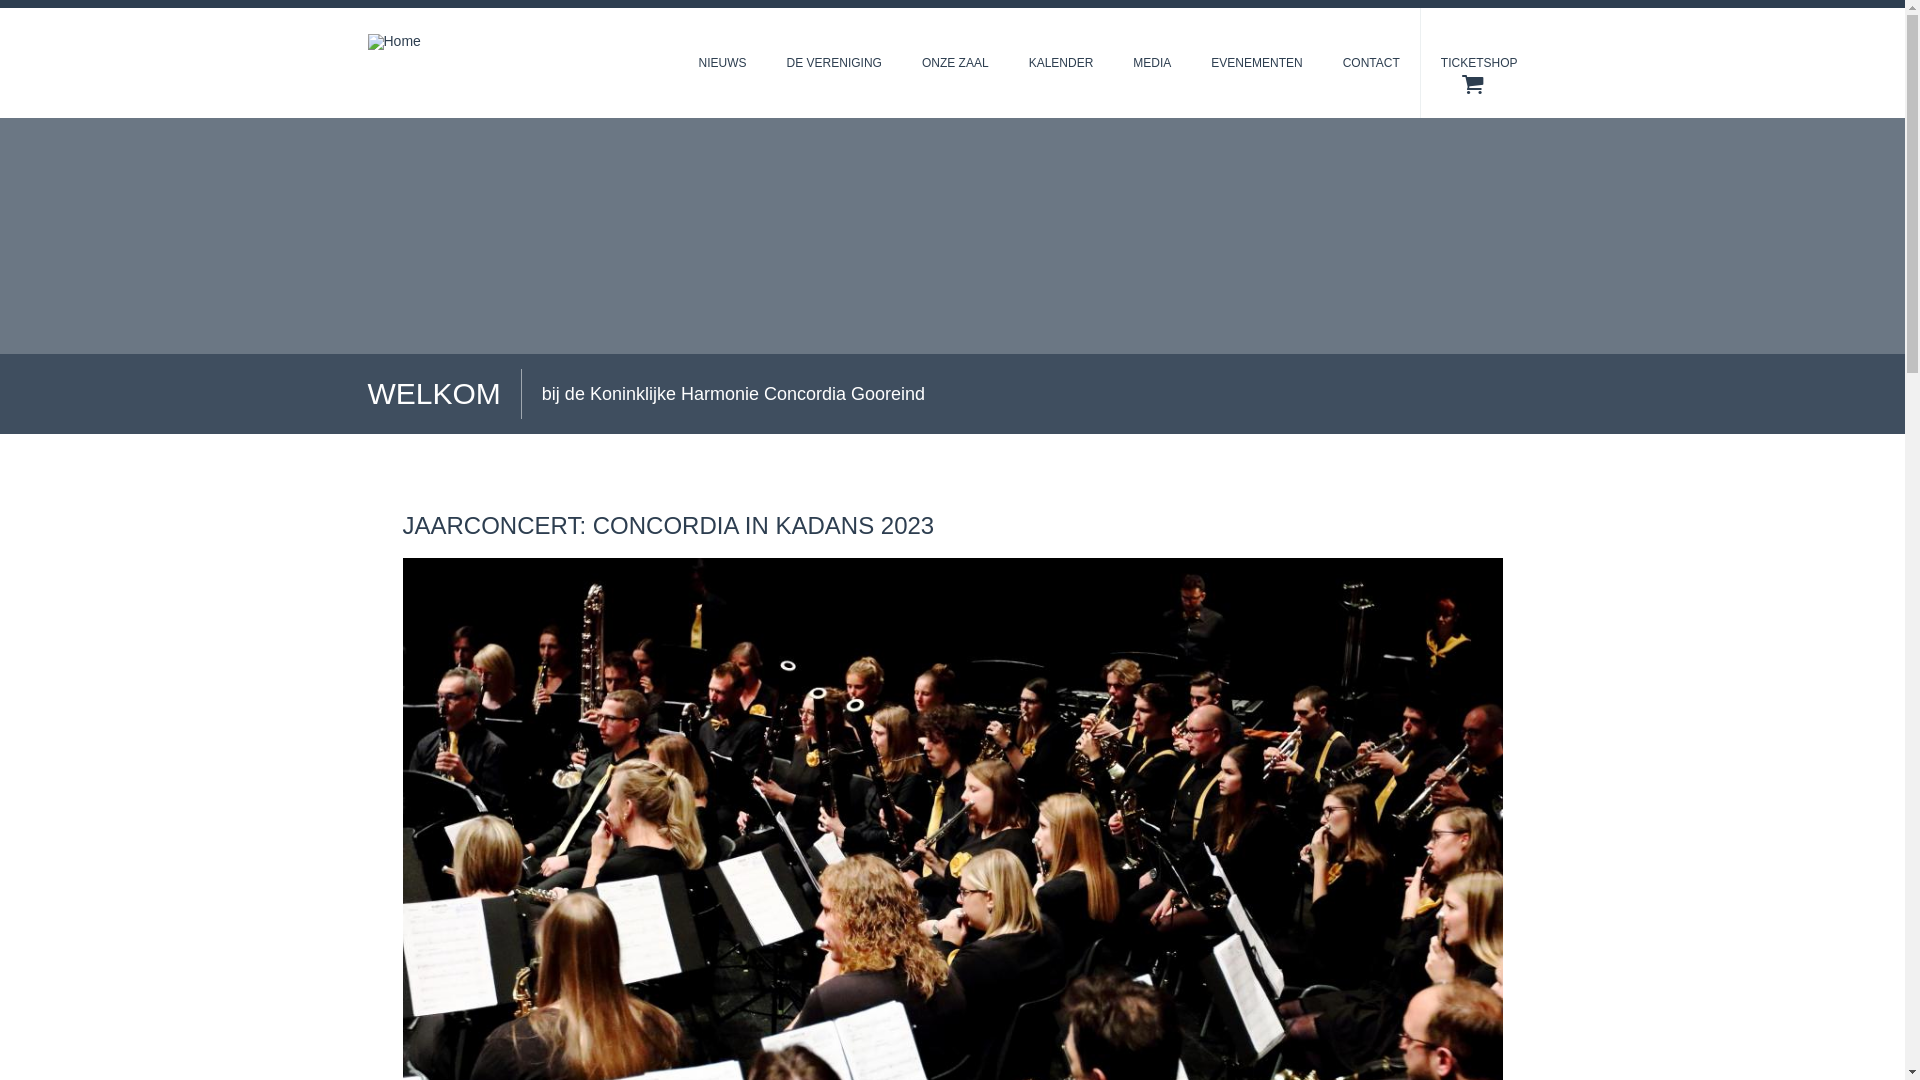 The image size is (1920, 1080). What do you see at coordinates (1152, 61) in the screenshot?
I see `'MEDIA'` at bounding box center [1152, 61].